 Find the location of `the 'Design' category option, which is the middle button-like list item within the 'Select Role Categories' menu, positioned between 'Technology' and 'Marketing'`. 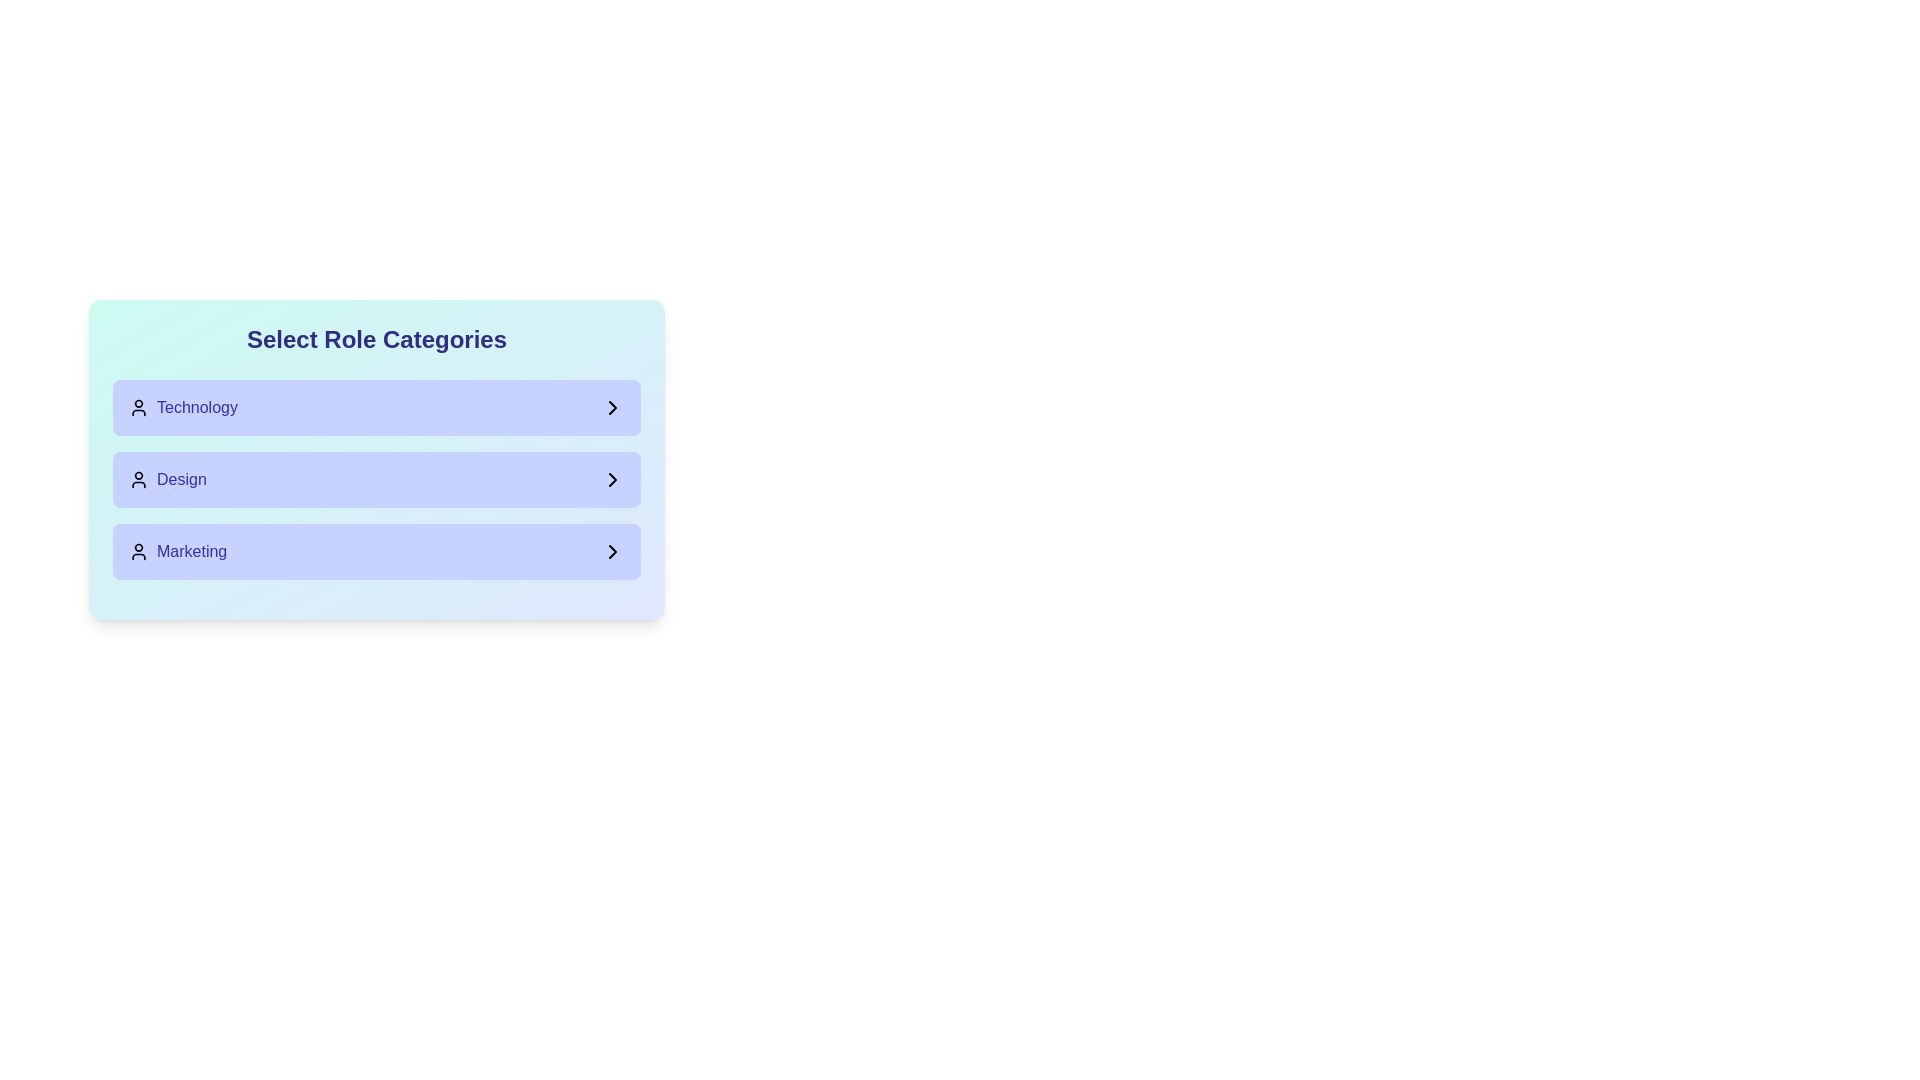

the 'Design' category option, which is the middle button-like list item within the 'Select Role Categories' menu, positioned between 'Technology' and 'Marketing' is located at coordinates (377, 479).